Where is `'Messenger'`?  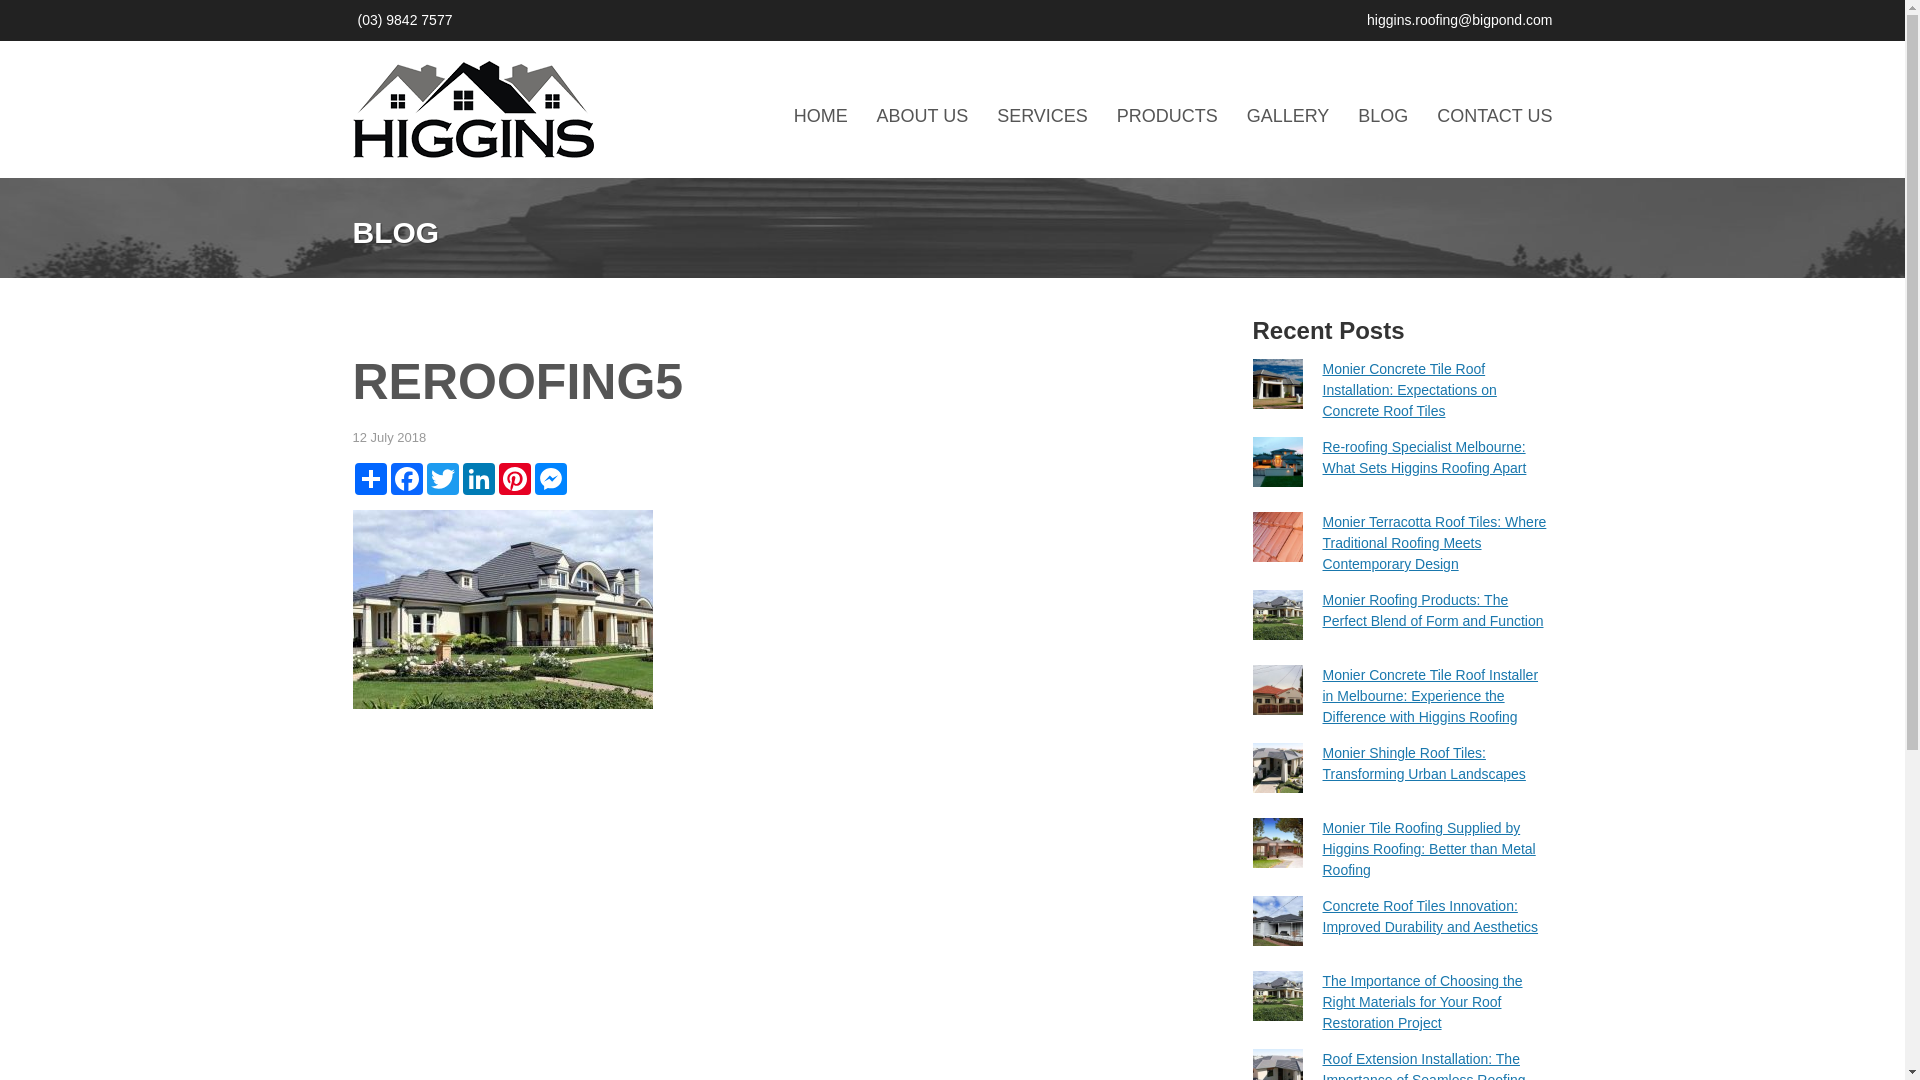
'Messenger' is located at coordinates (550, 478).